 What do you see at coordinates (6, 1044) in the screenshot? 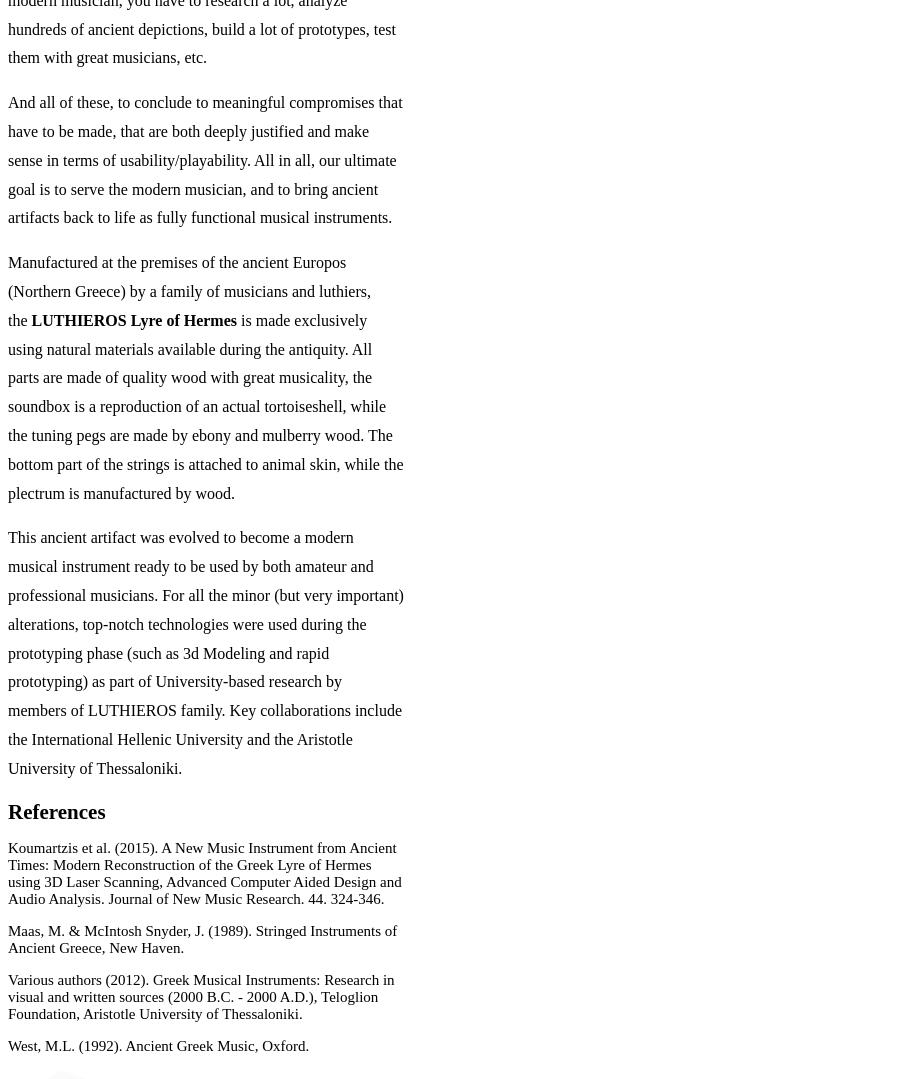
I see `'West, M.L. (1992). Ancient Greek Music, Oxford.'` at bounding box center [6, 1044].